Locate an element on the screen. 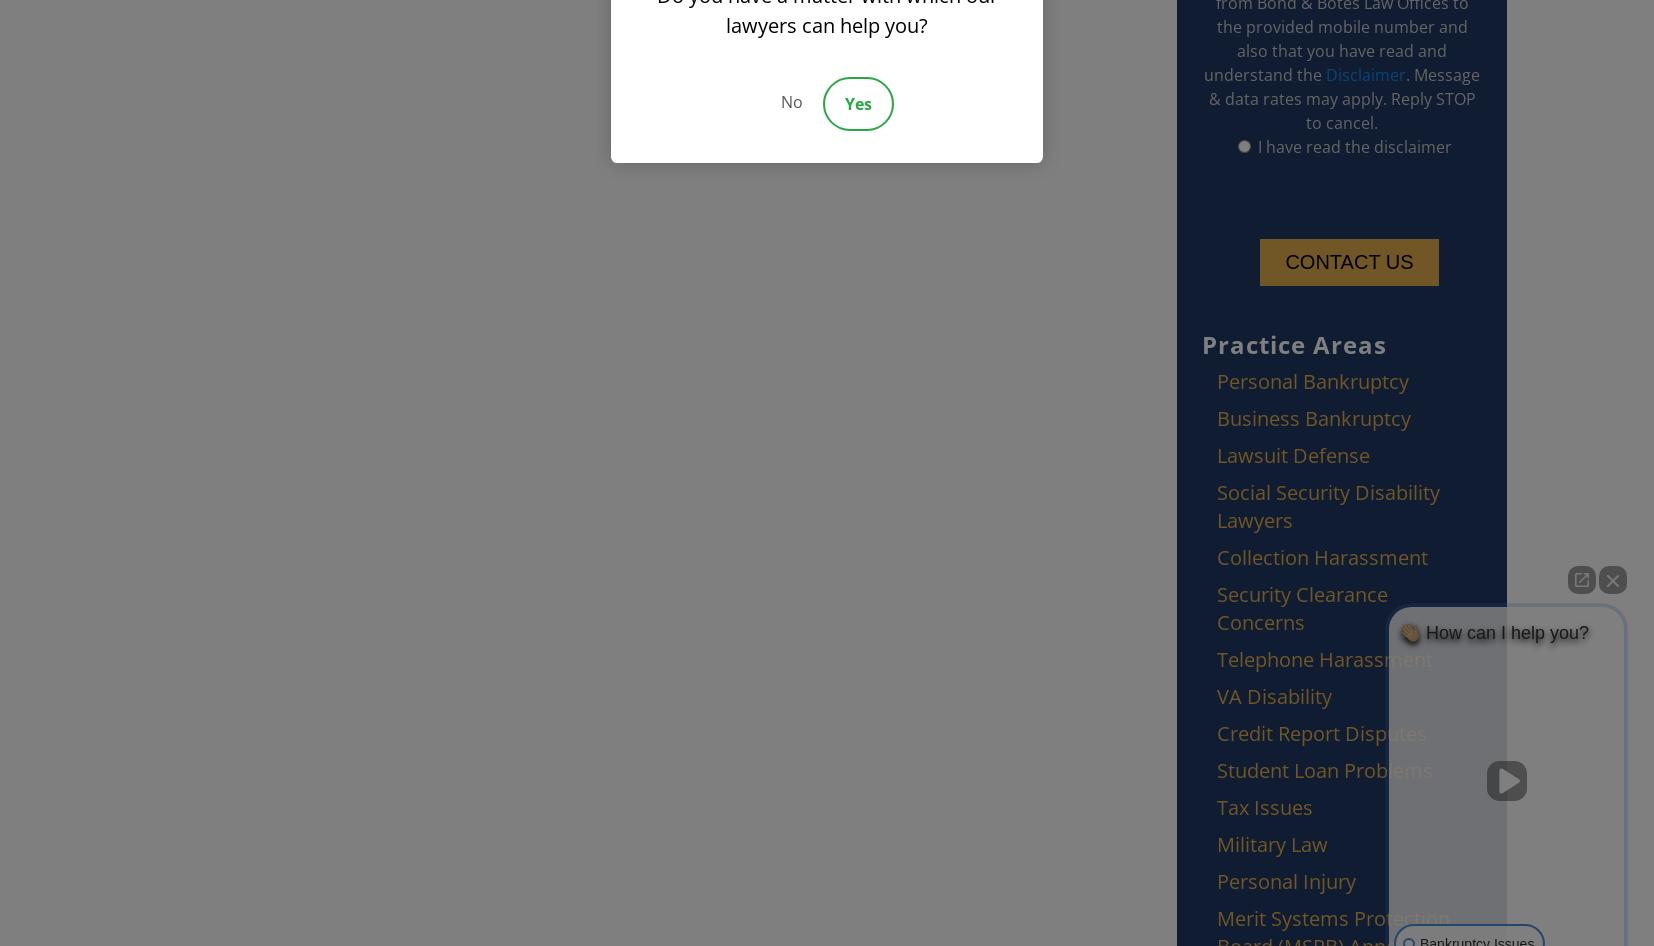 The image size is (1654, 946). 'Social Security Disability Lawyers' is located at coordinates (1328, 506).